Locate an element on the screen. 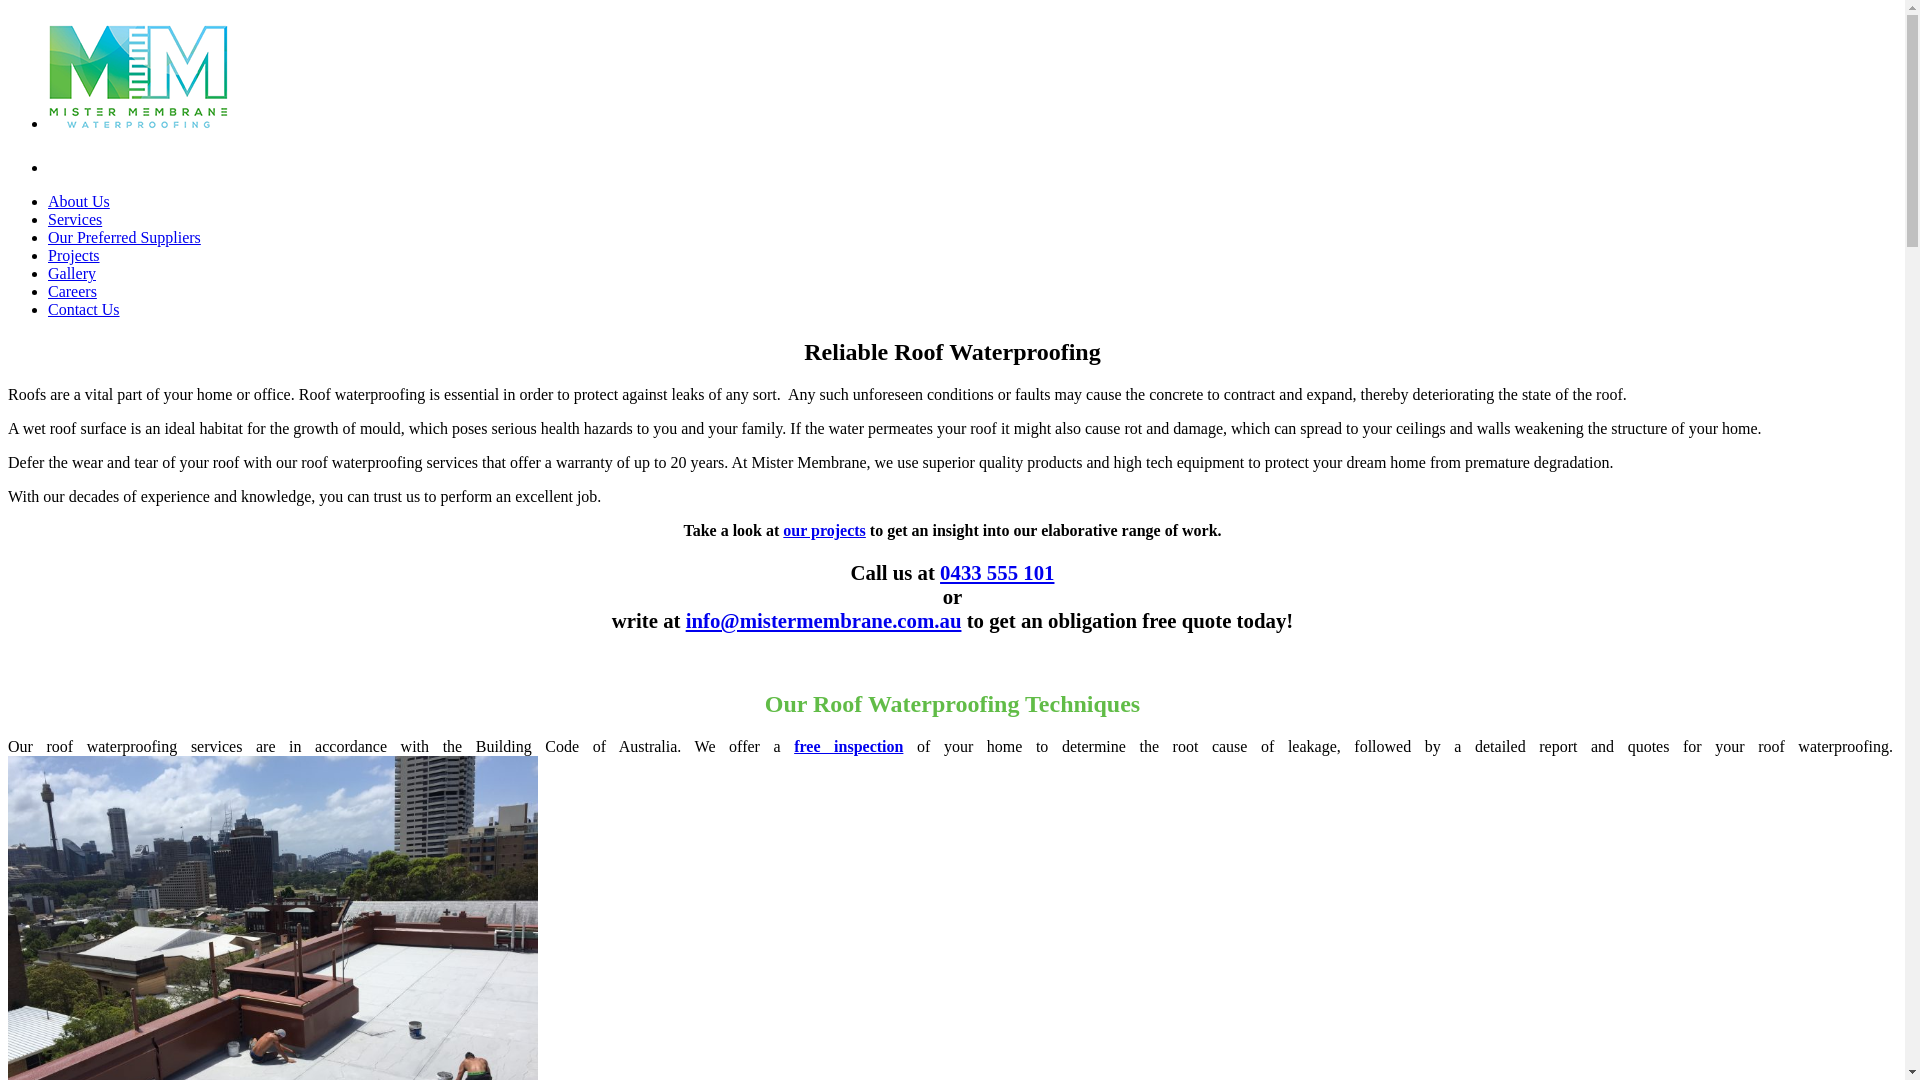 Image resolution: width=1920 pixels, height=1080 pixels. 'info@mistermembrane.com.au' is located at coordinates (686, 619).